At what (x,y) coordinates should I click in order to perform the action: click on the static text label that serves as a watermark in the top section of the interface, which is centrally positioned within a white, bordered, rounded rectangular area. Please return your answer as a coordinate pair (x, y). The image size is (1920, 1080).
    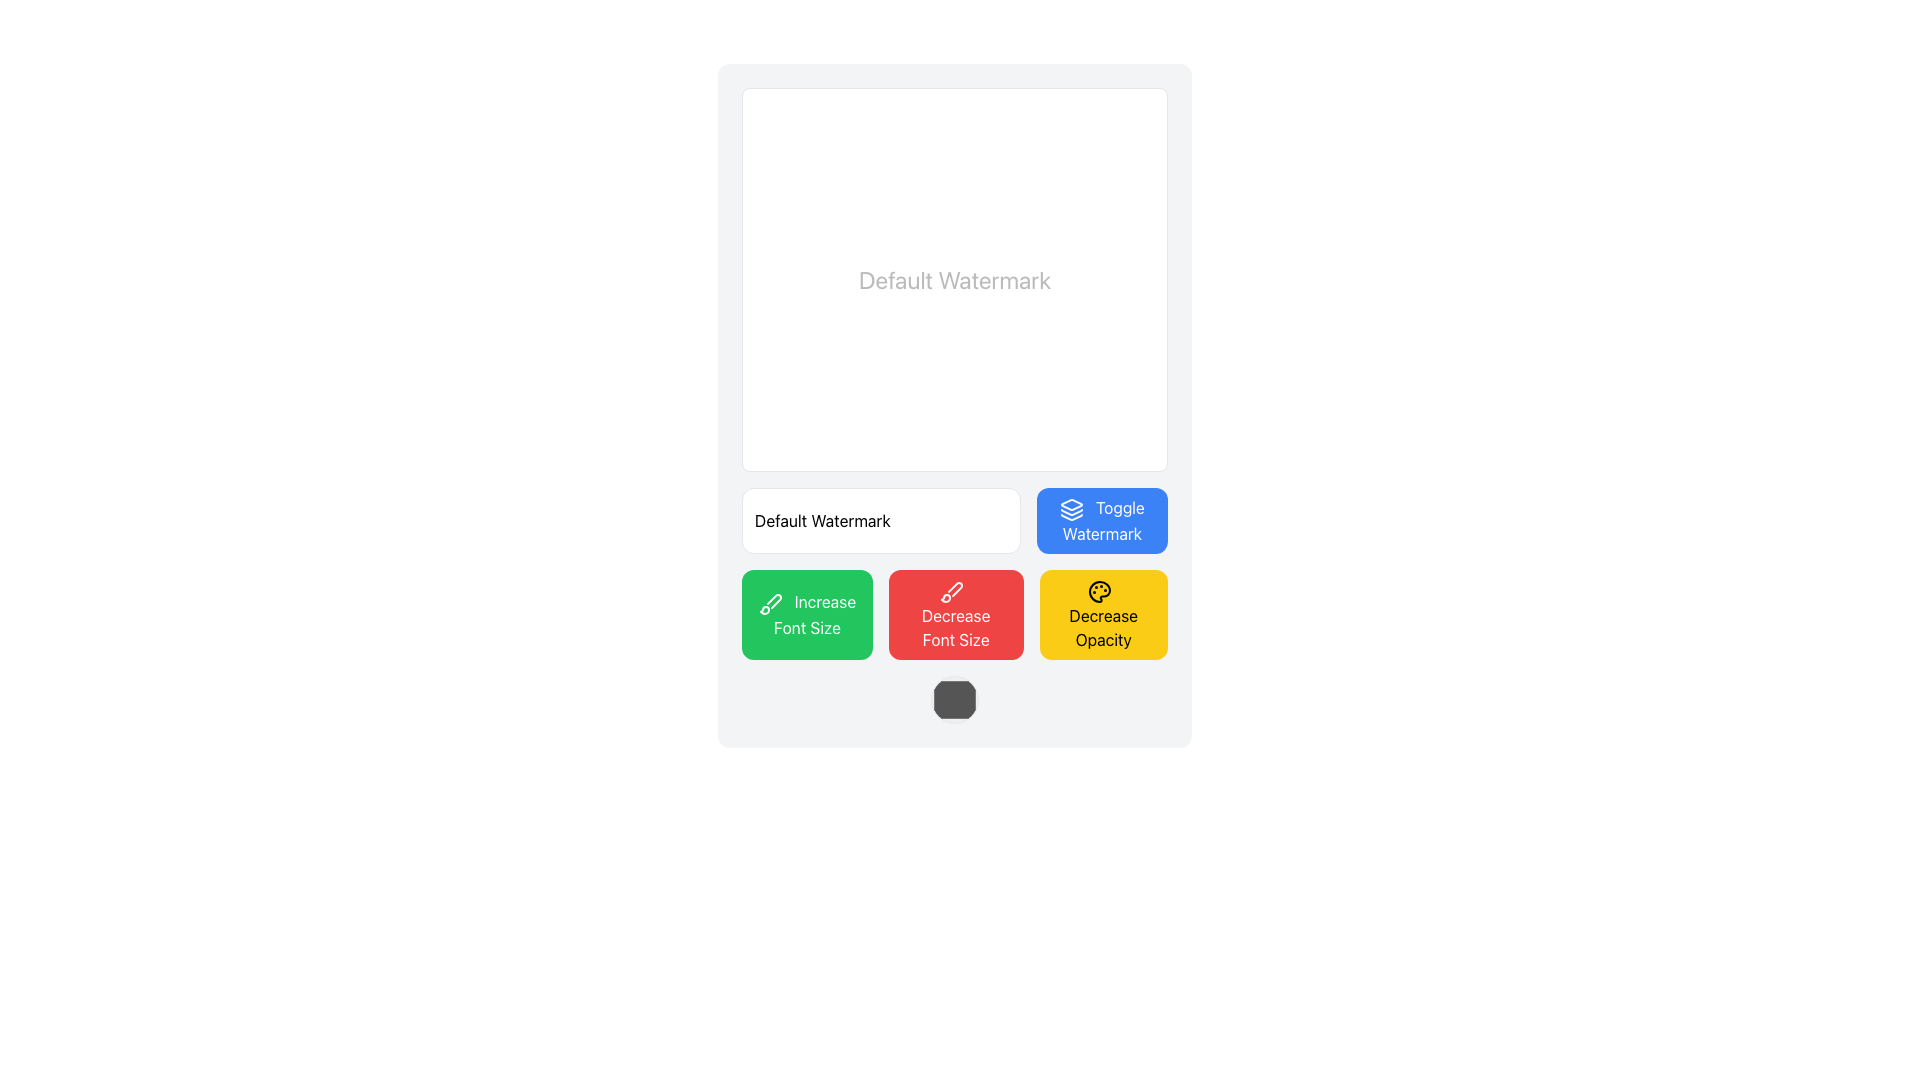
    Looking at the image, I should click on (954, 280).